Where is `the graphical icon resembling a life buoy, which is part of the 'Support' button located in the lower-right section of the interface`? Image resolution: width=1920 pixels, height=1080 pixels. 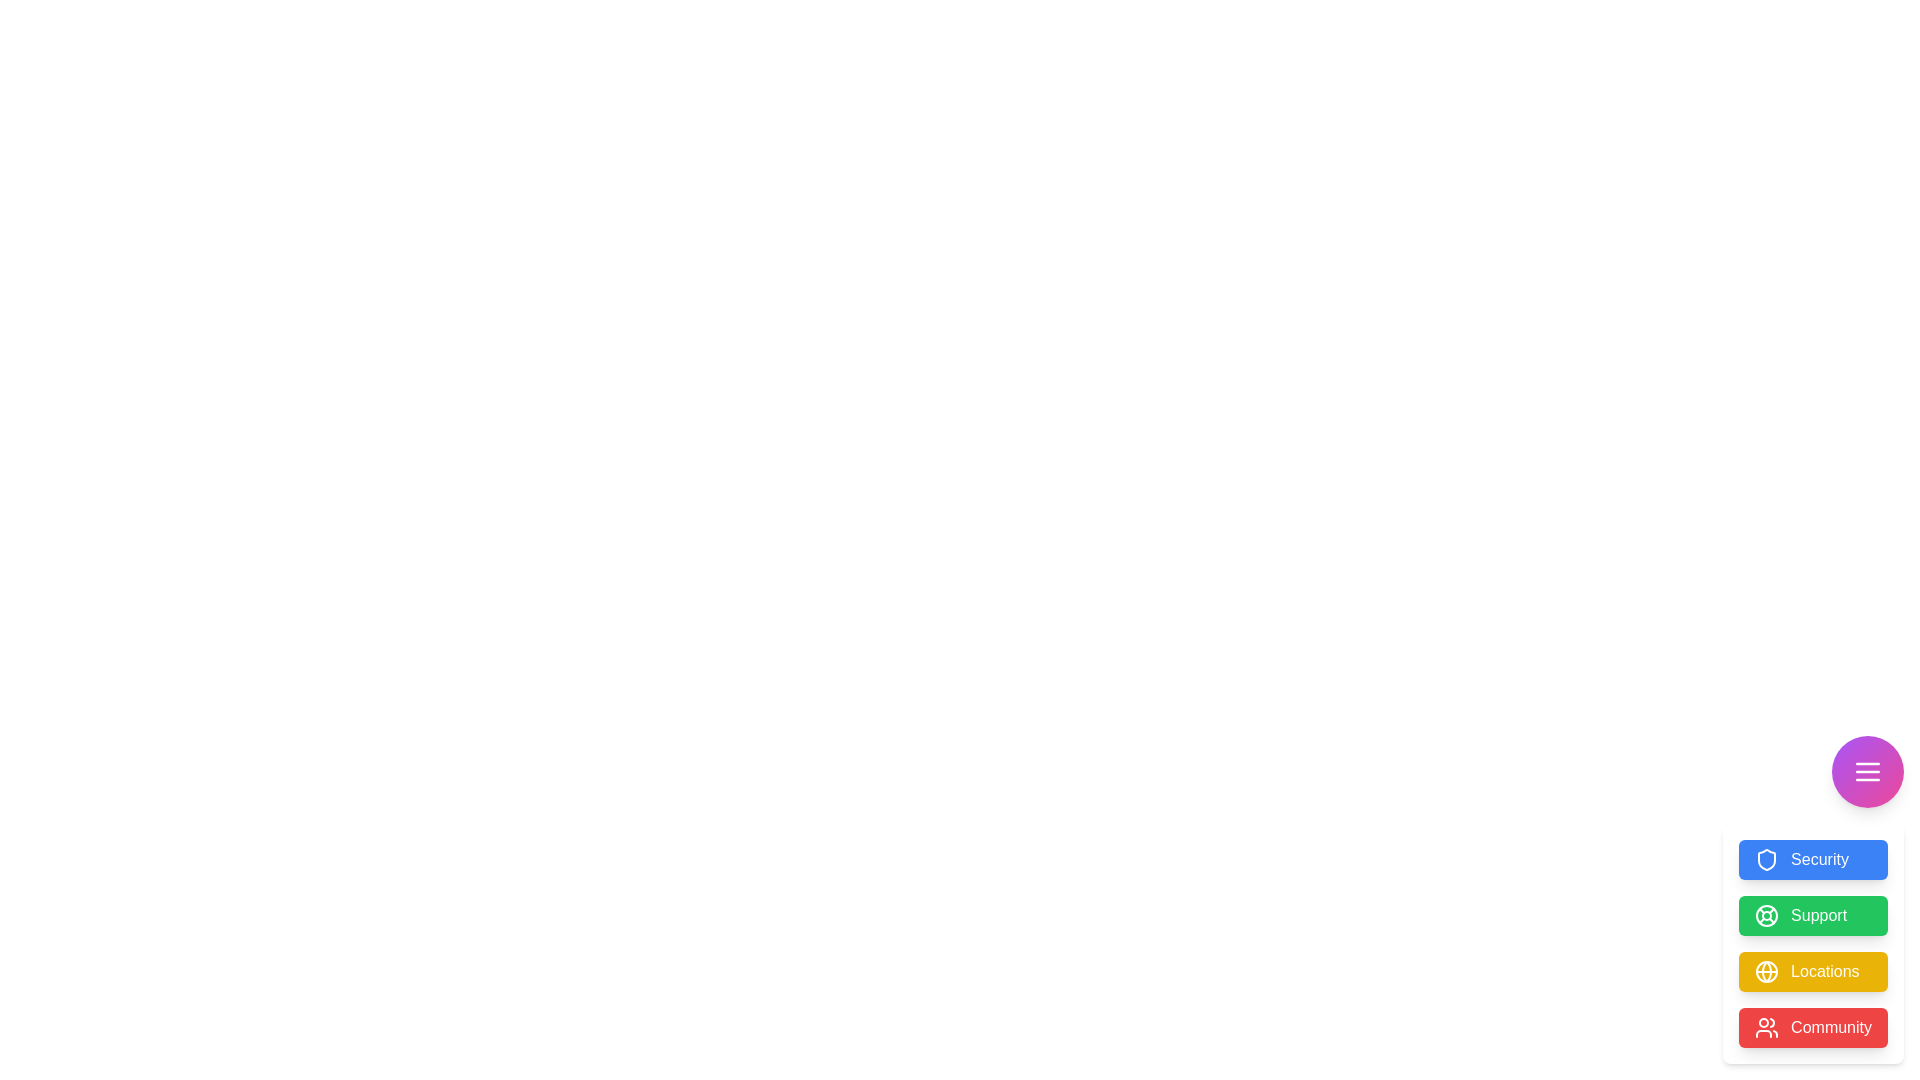 the graphical icon resembling a life buoy, which is part of the 'Support' button located in the lower-right section of the interface is located at coordinates (1767, 915).